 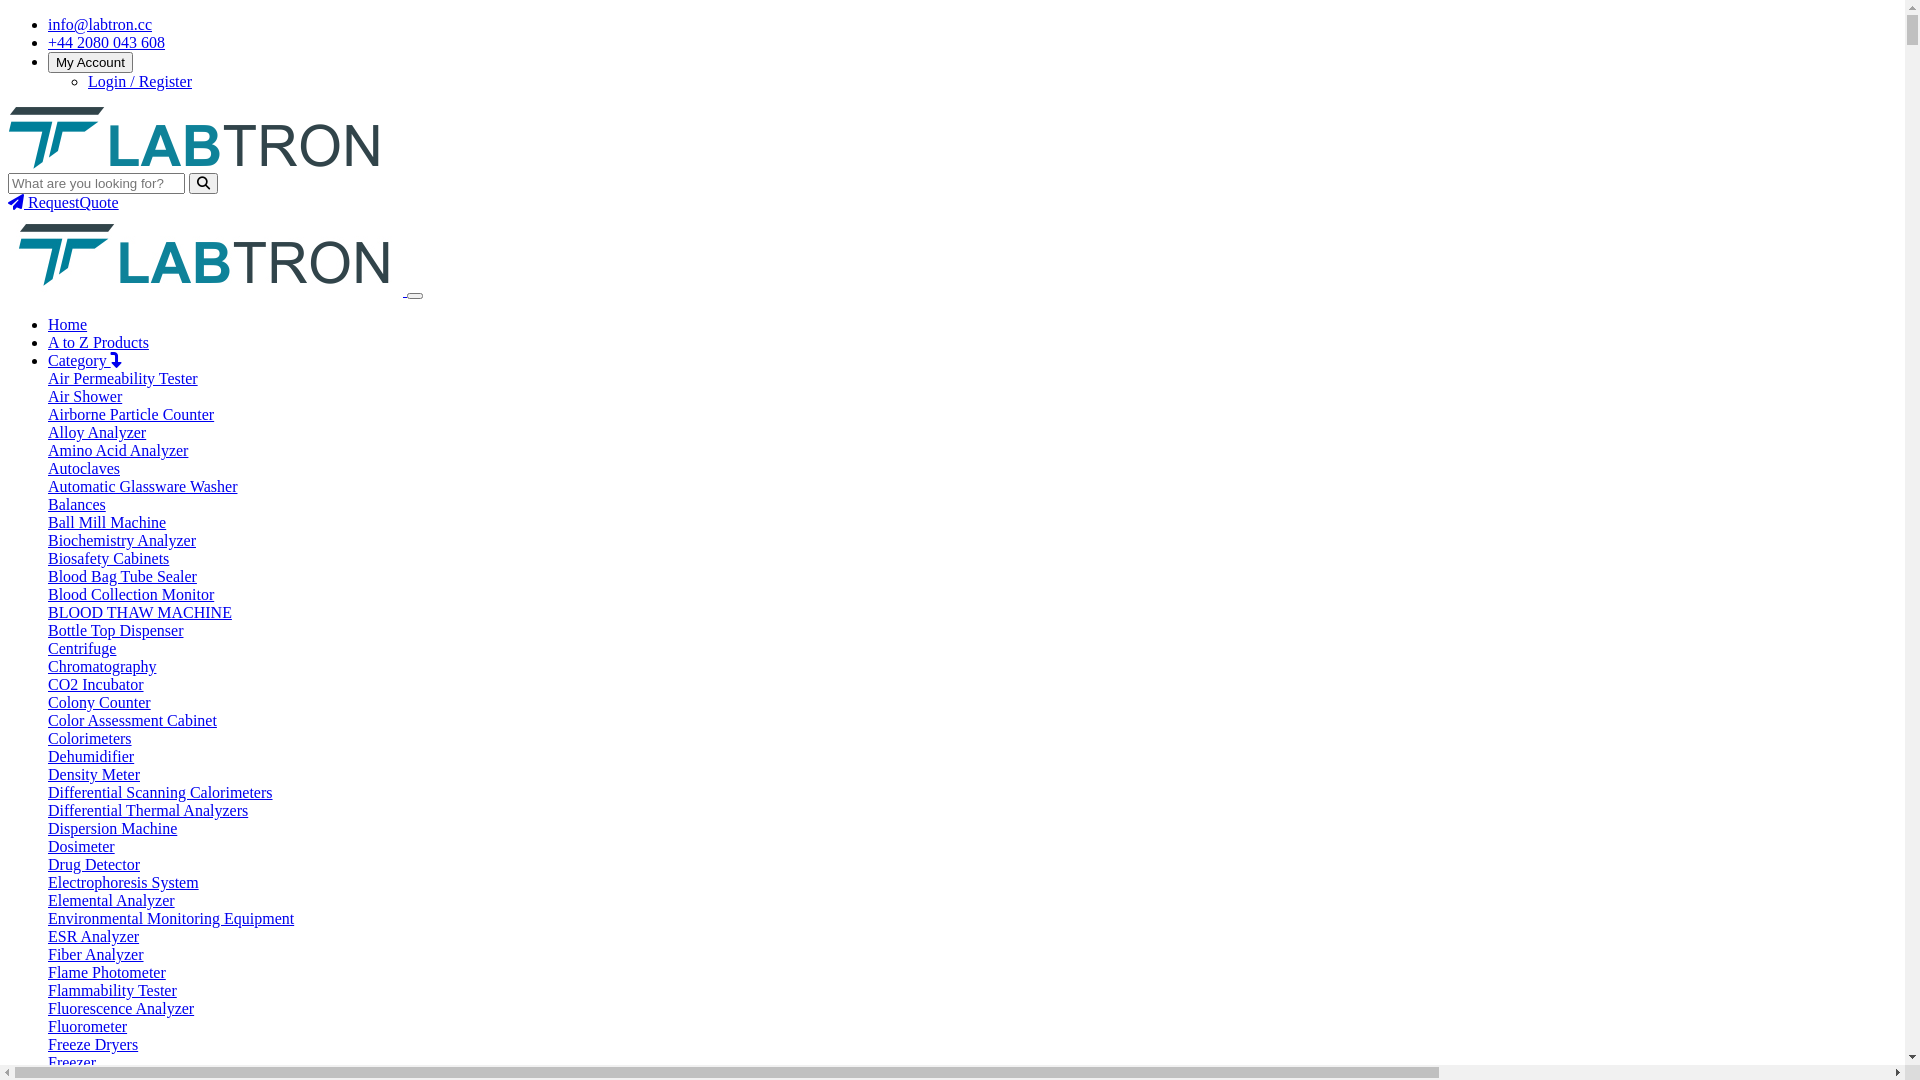 I want to click on 'ESR Analyzer', so click(x=48, y=936).